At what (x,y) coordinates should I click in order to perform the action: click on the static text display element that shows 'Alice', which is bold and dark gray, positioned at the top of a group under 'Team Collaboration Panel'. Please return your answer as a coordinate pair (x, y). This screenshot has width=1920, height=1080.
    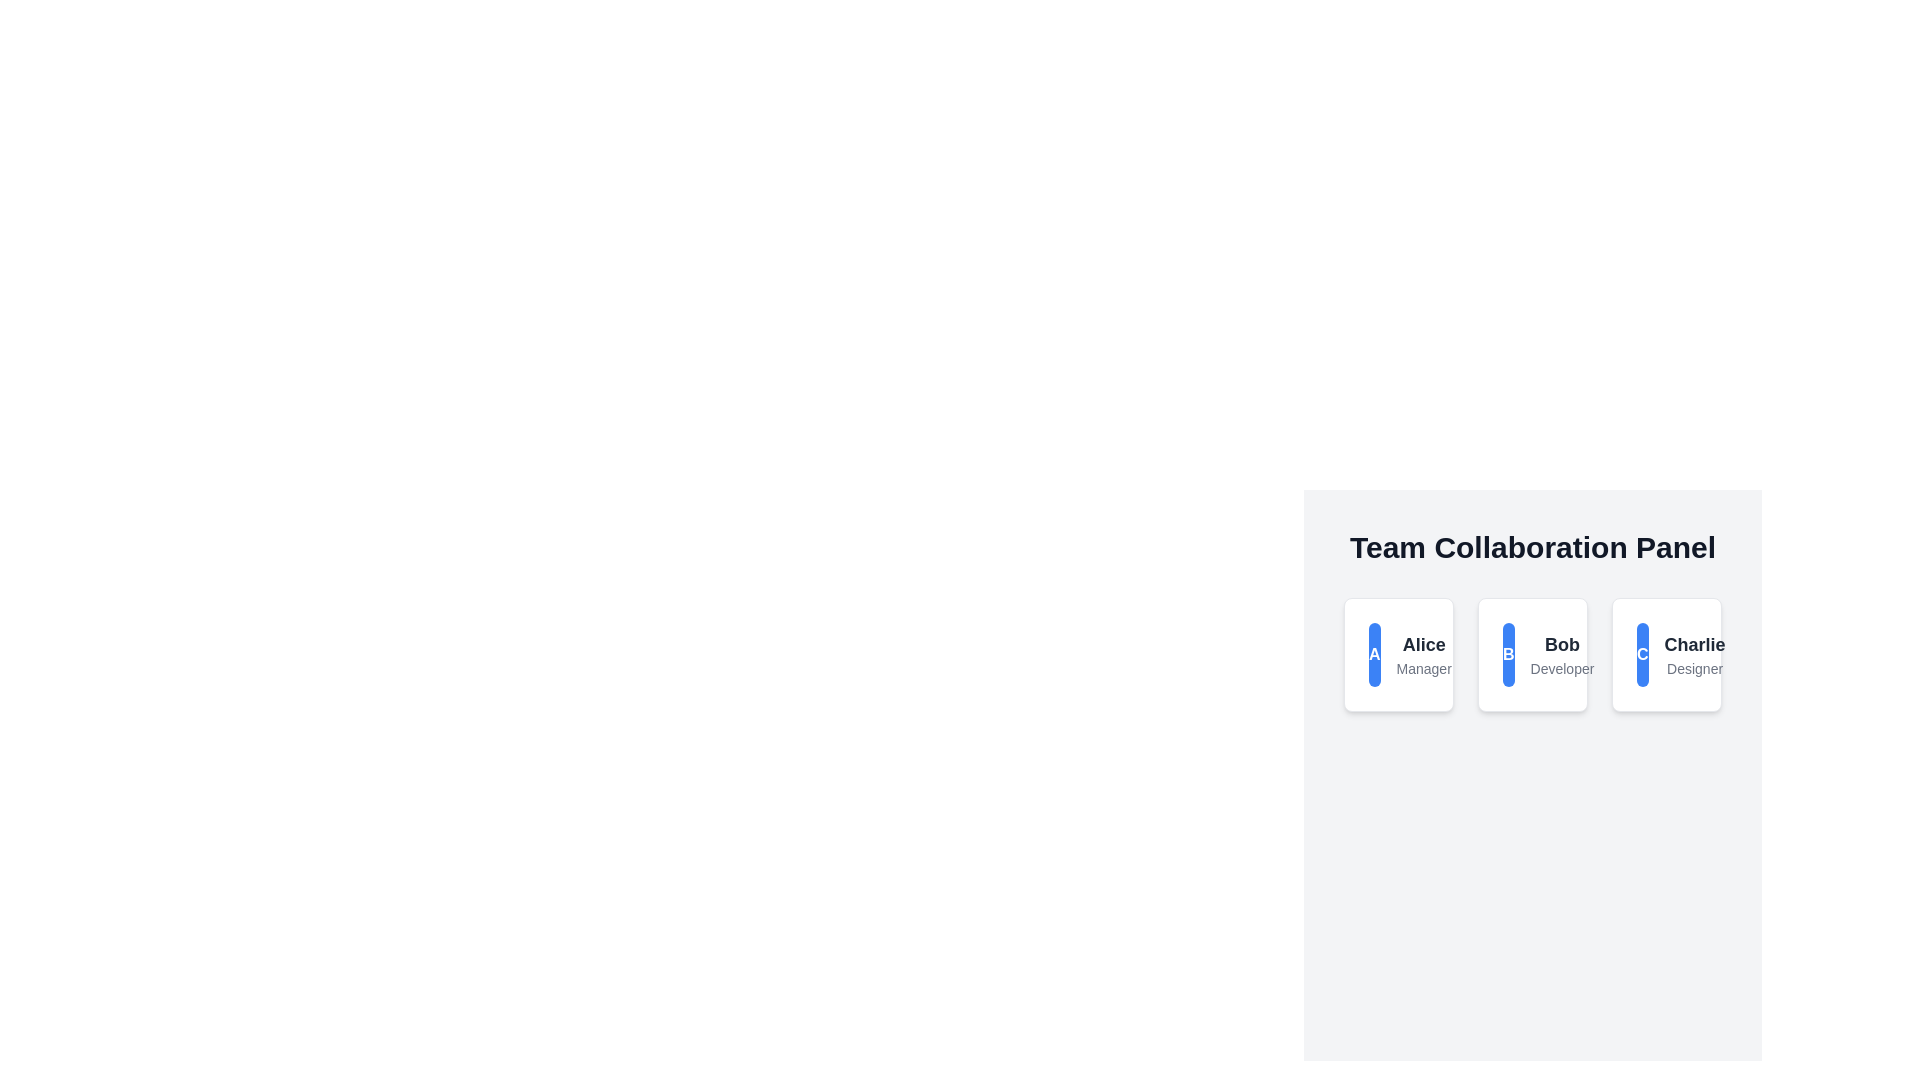
    Looking at the image, I should click on (1423, 644).